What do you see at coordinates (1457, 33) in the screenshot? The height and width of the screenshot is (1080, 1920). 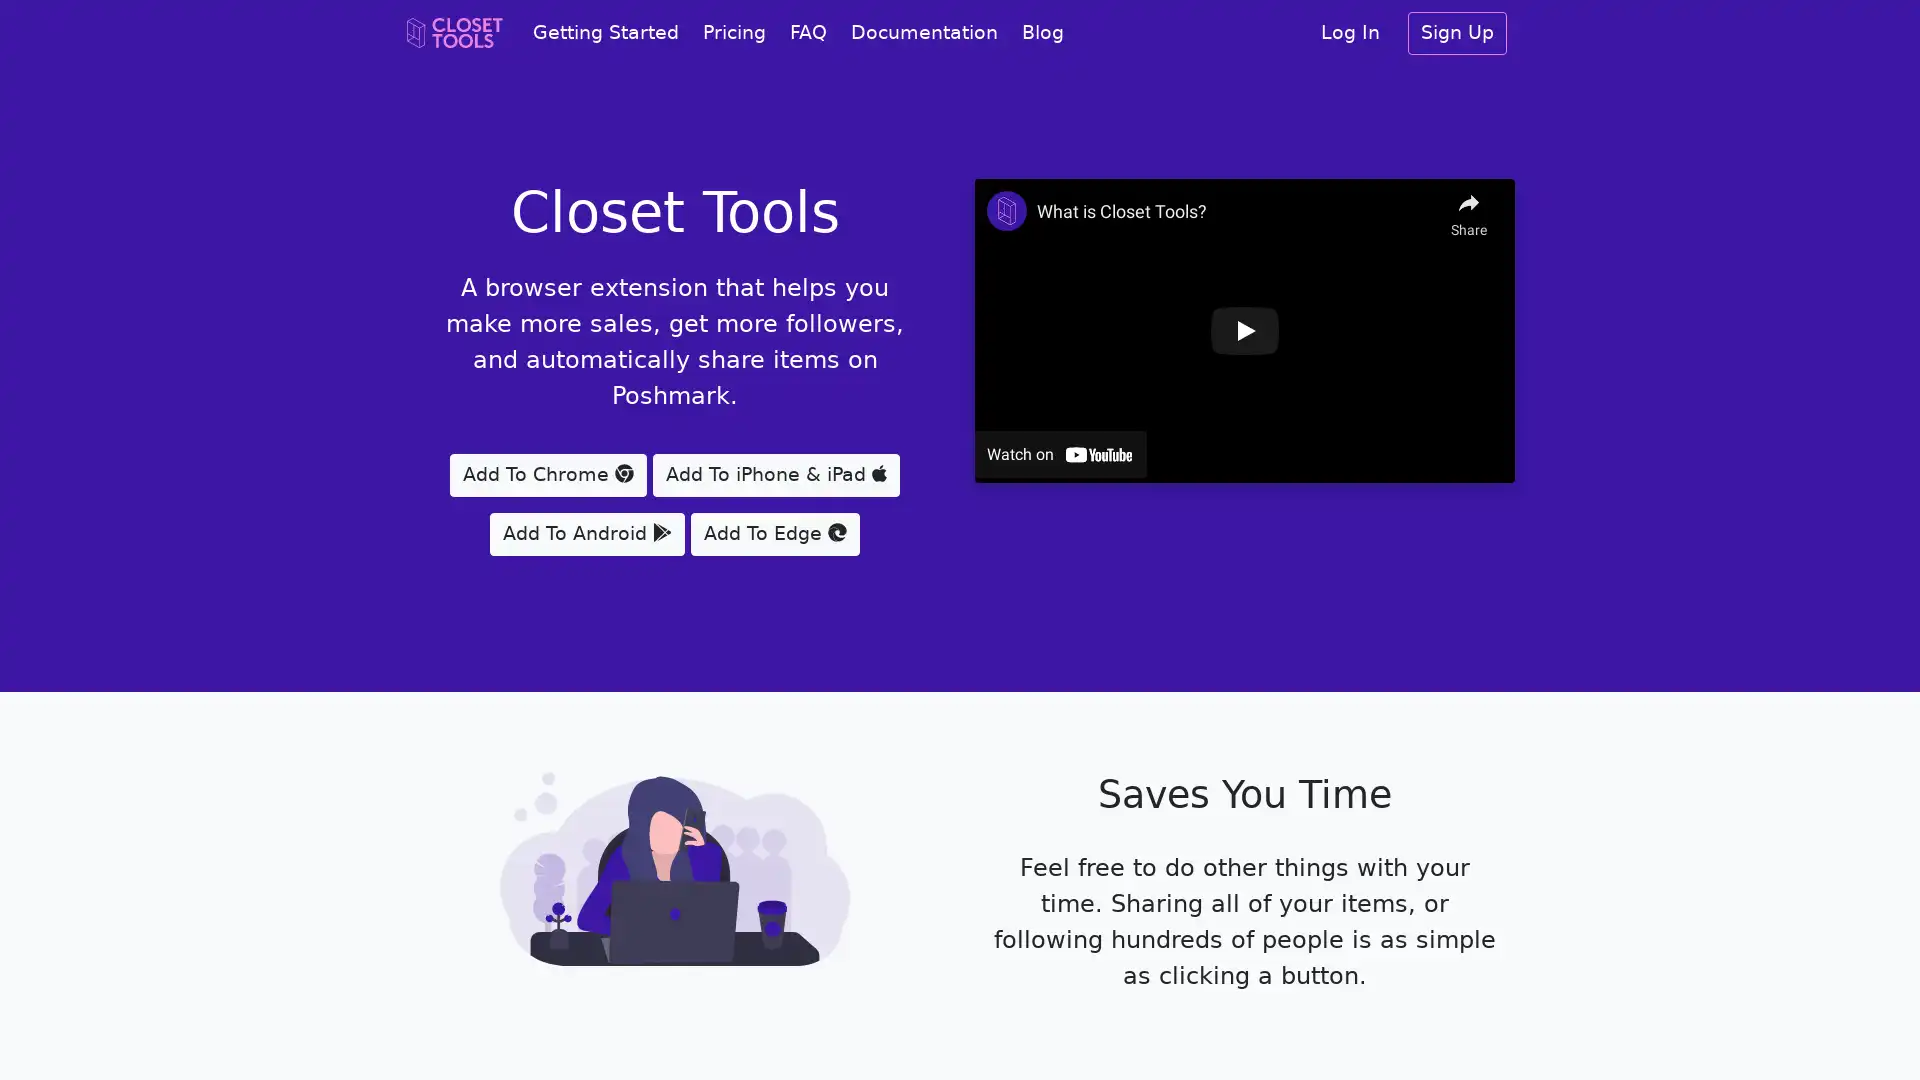 I see `Sign Up` at bounding box center [1457, 33].